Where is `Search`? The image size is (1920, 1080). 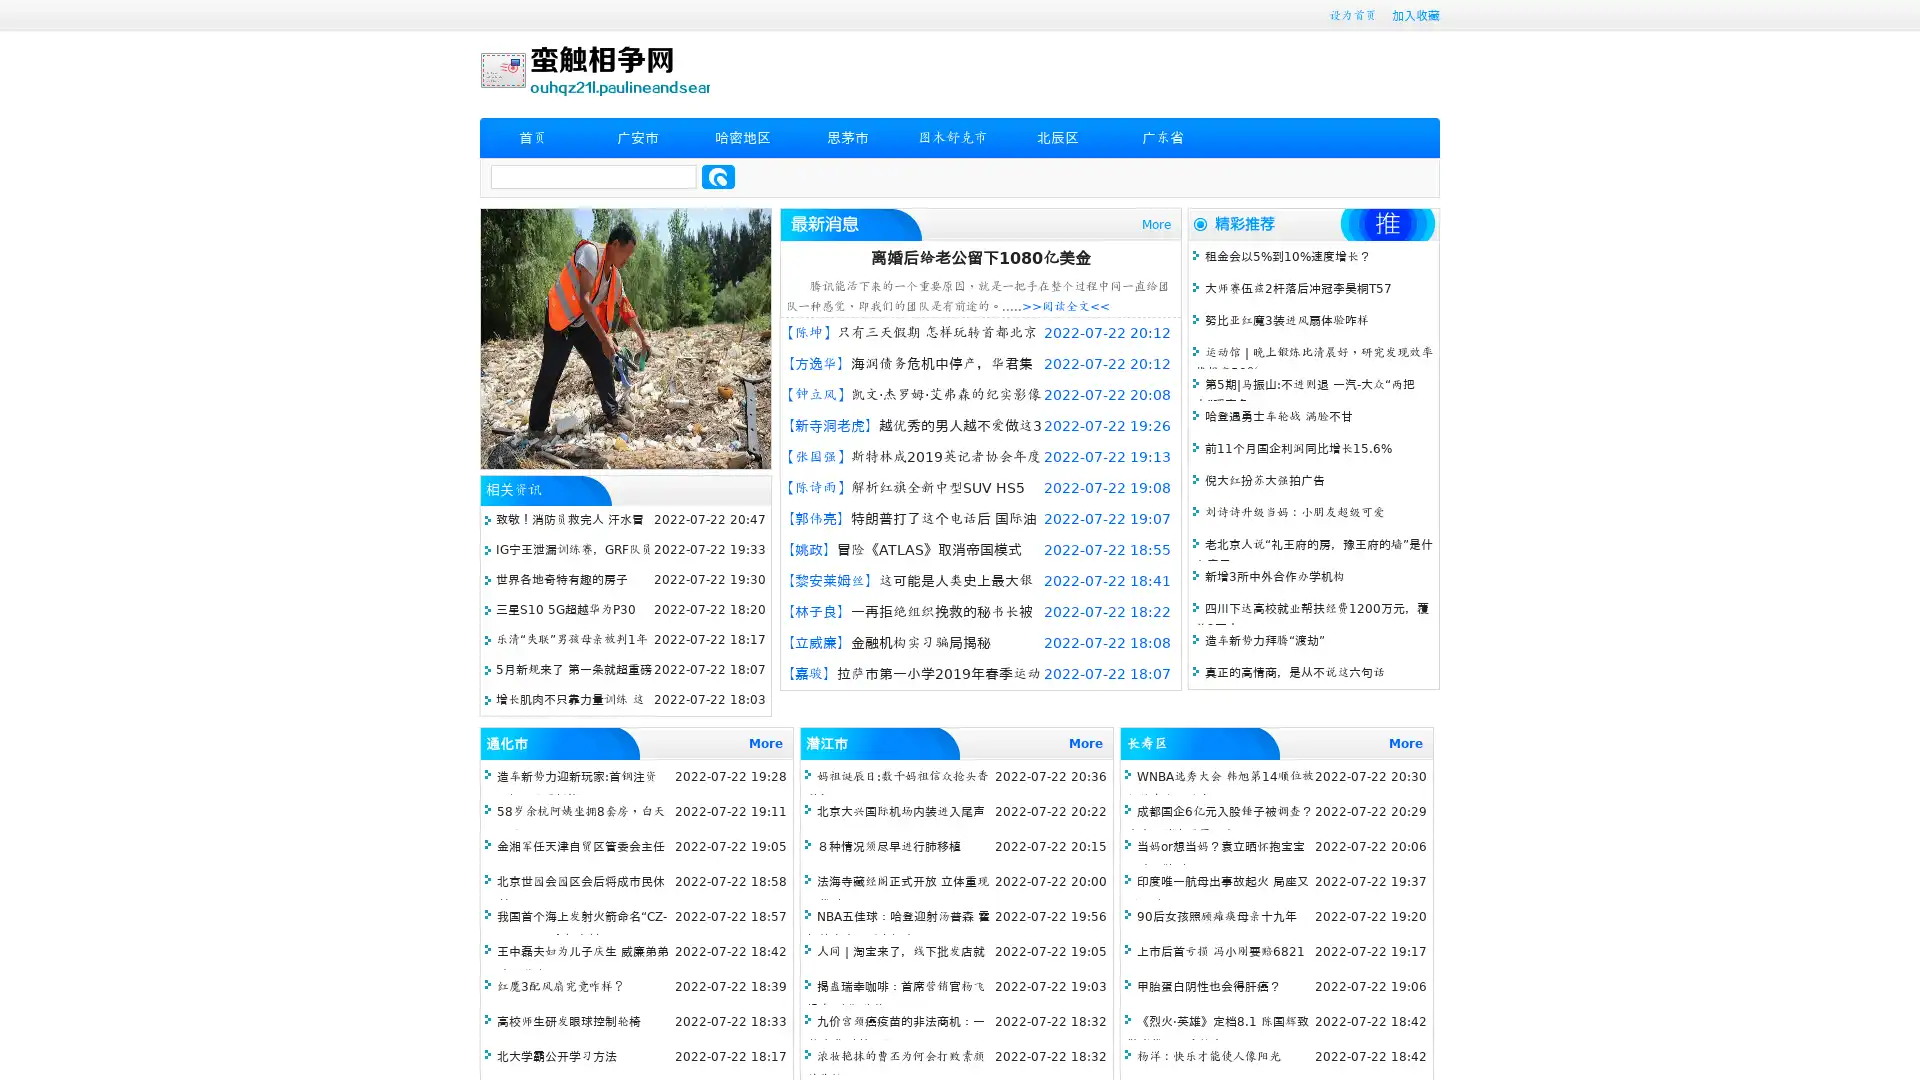 Search is located at coordinates (718, 176).